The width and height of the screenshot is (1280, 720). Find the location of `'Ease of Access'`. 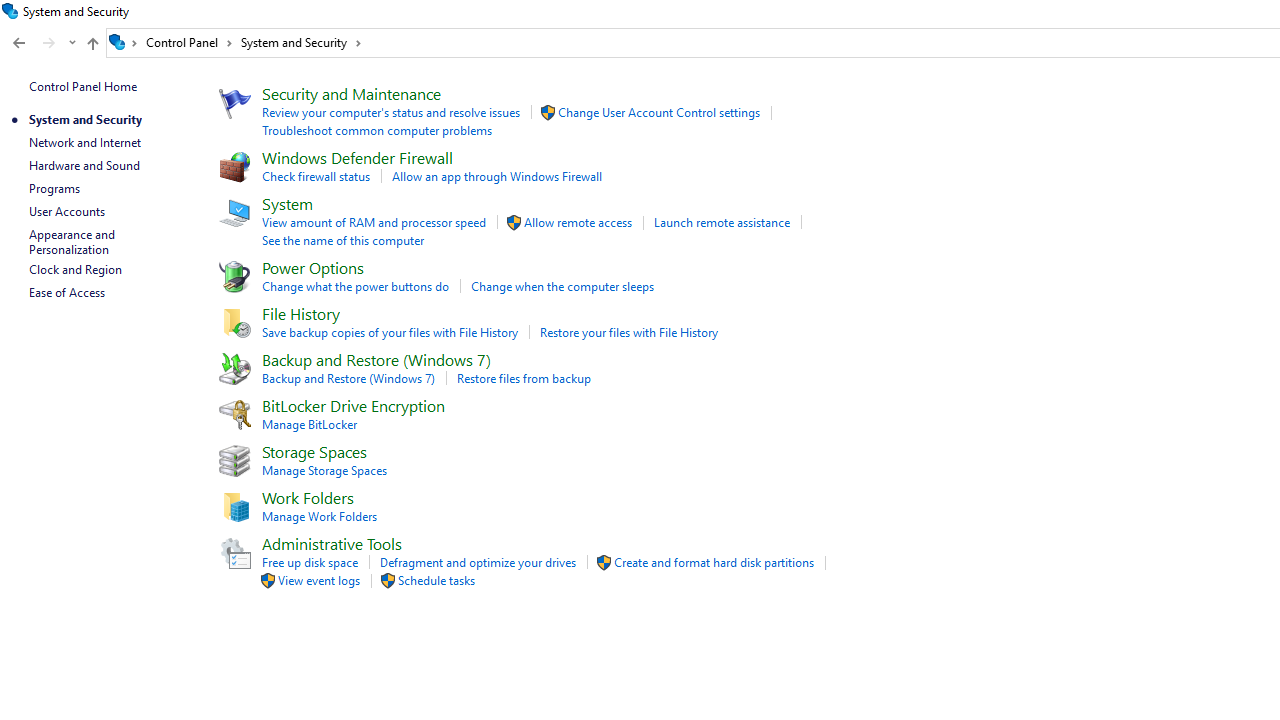

'Ease of Access' is located at coordinates (67, 292).